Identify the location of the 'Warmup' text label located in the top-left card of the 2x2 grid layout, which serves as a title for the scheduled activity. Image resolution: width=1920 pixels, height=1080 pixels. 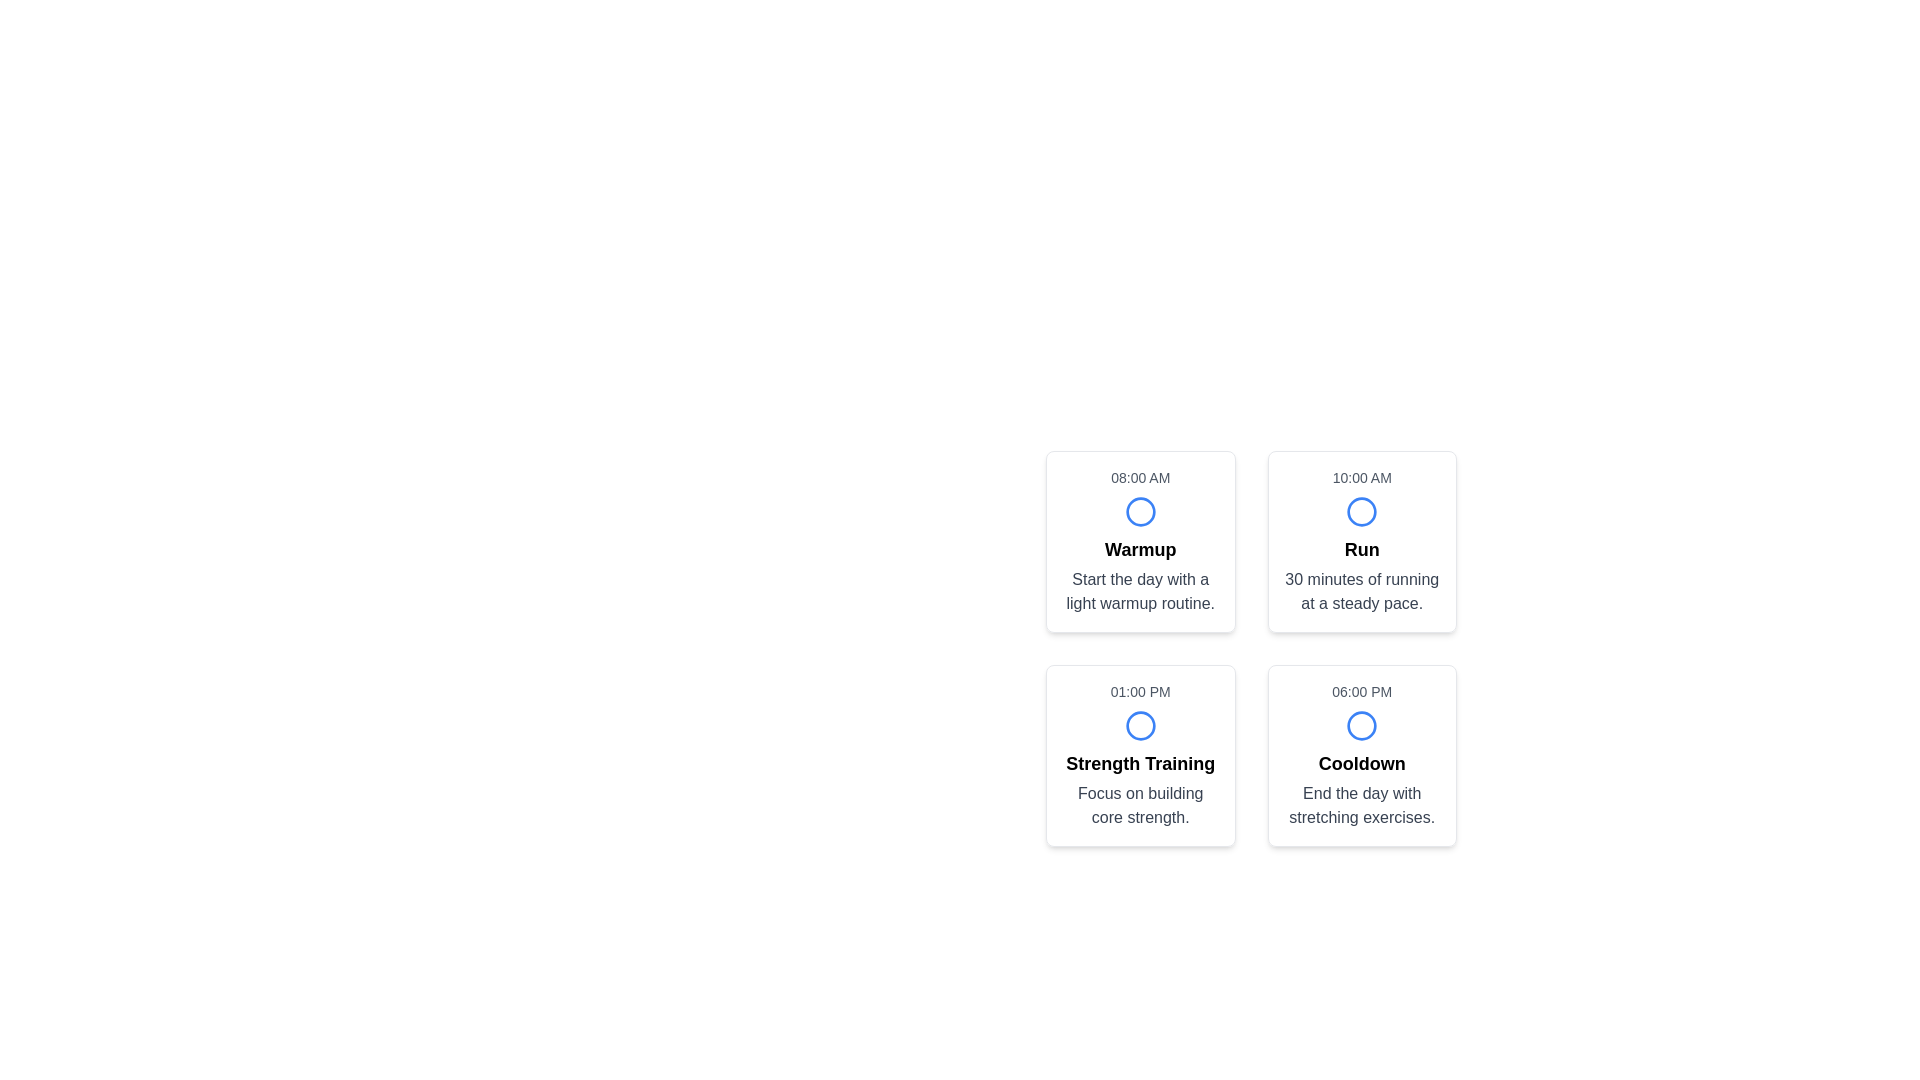
(1140, 550).